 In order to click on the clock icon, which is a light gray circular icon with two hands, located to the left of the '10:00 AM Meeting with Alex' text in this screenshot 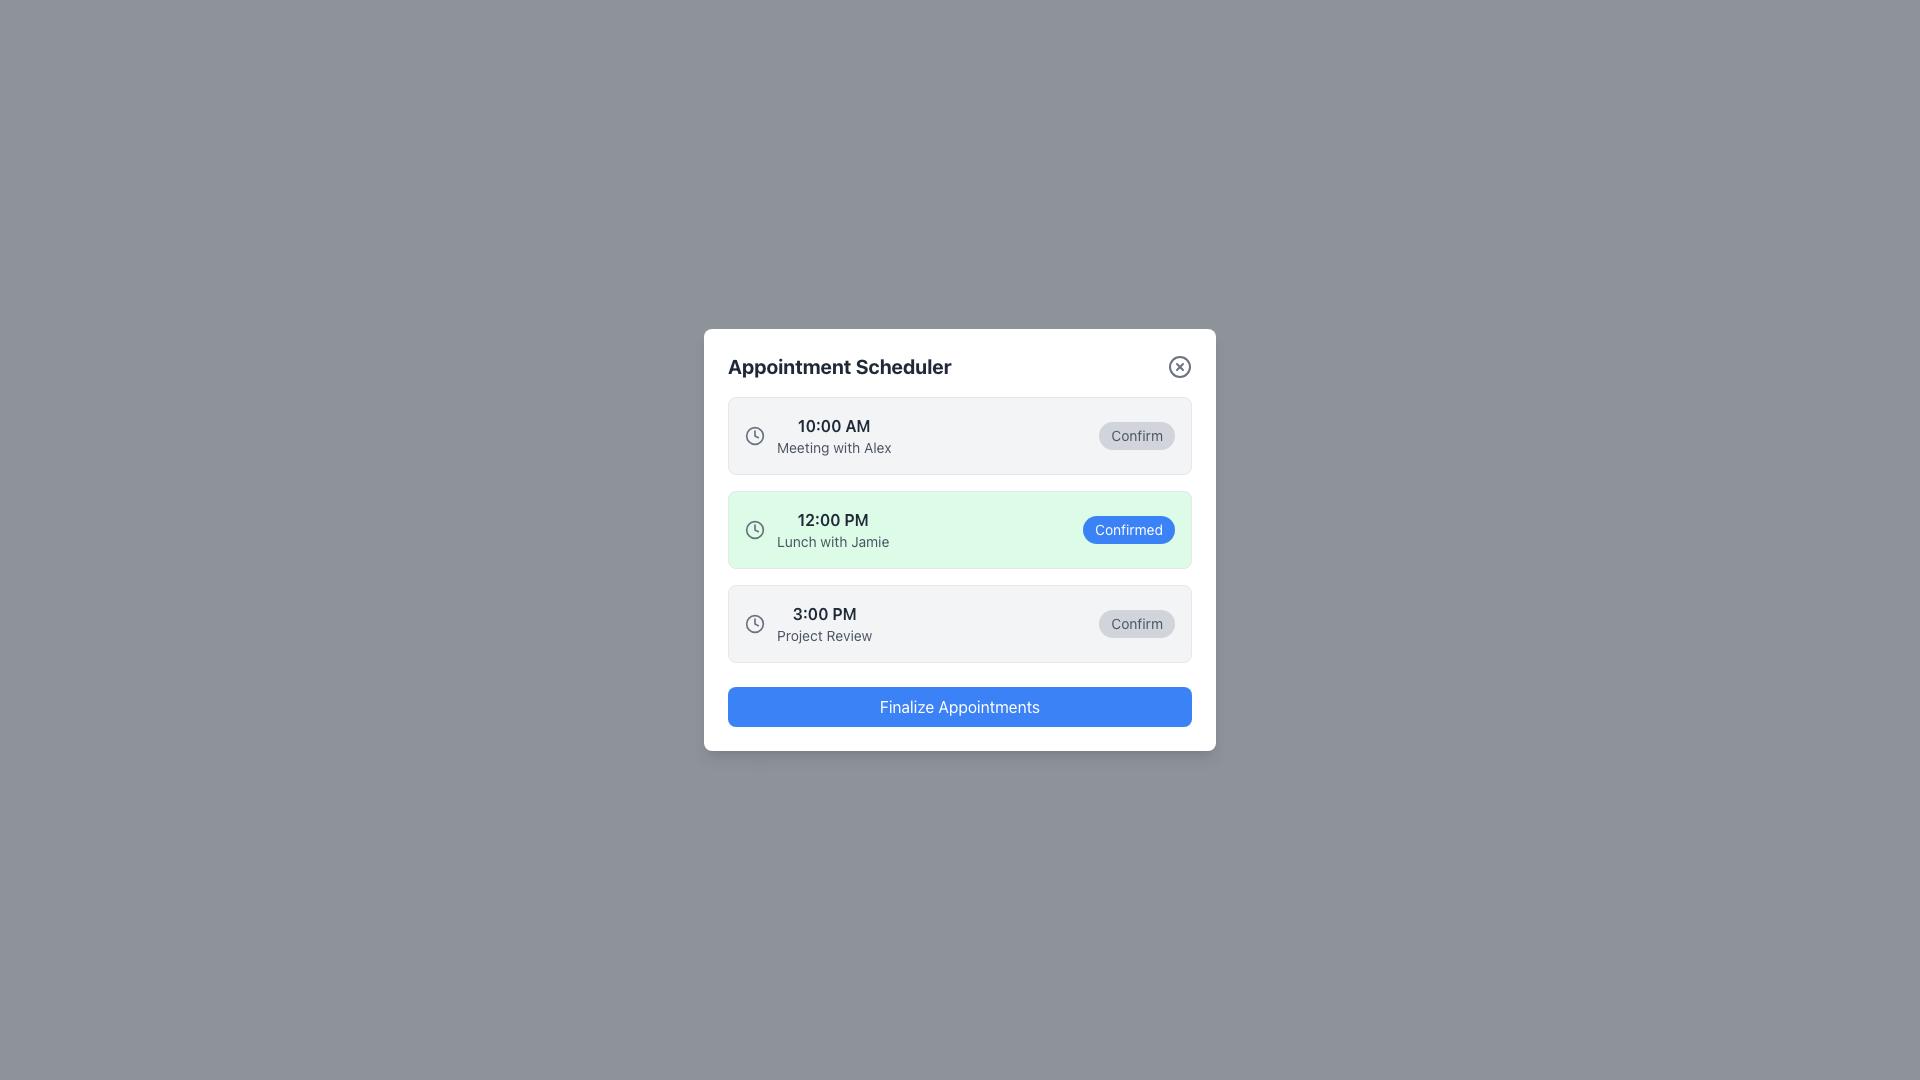, I will do `click(753, 434)`.